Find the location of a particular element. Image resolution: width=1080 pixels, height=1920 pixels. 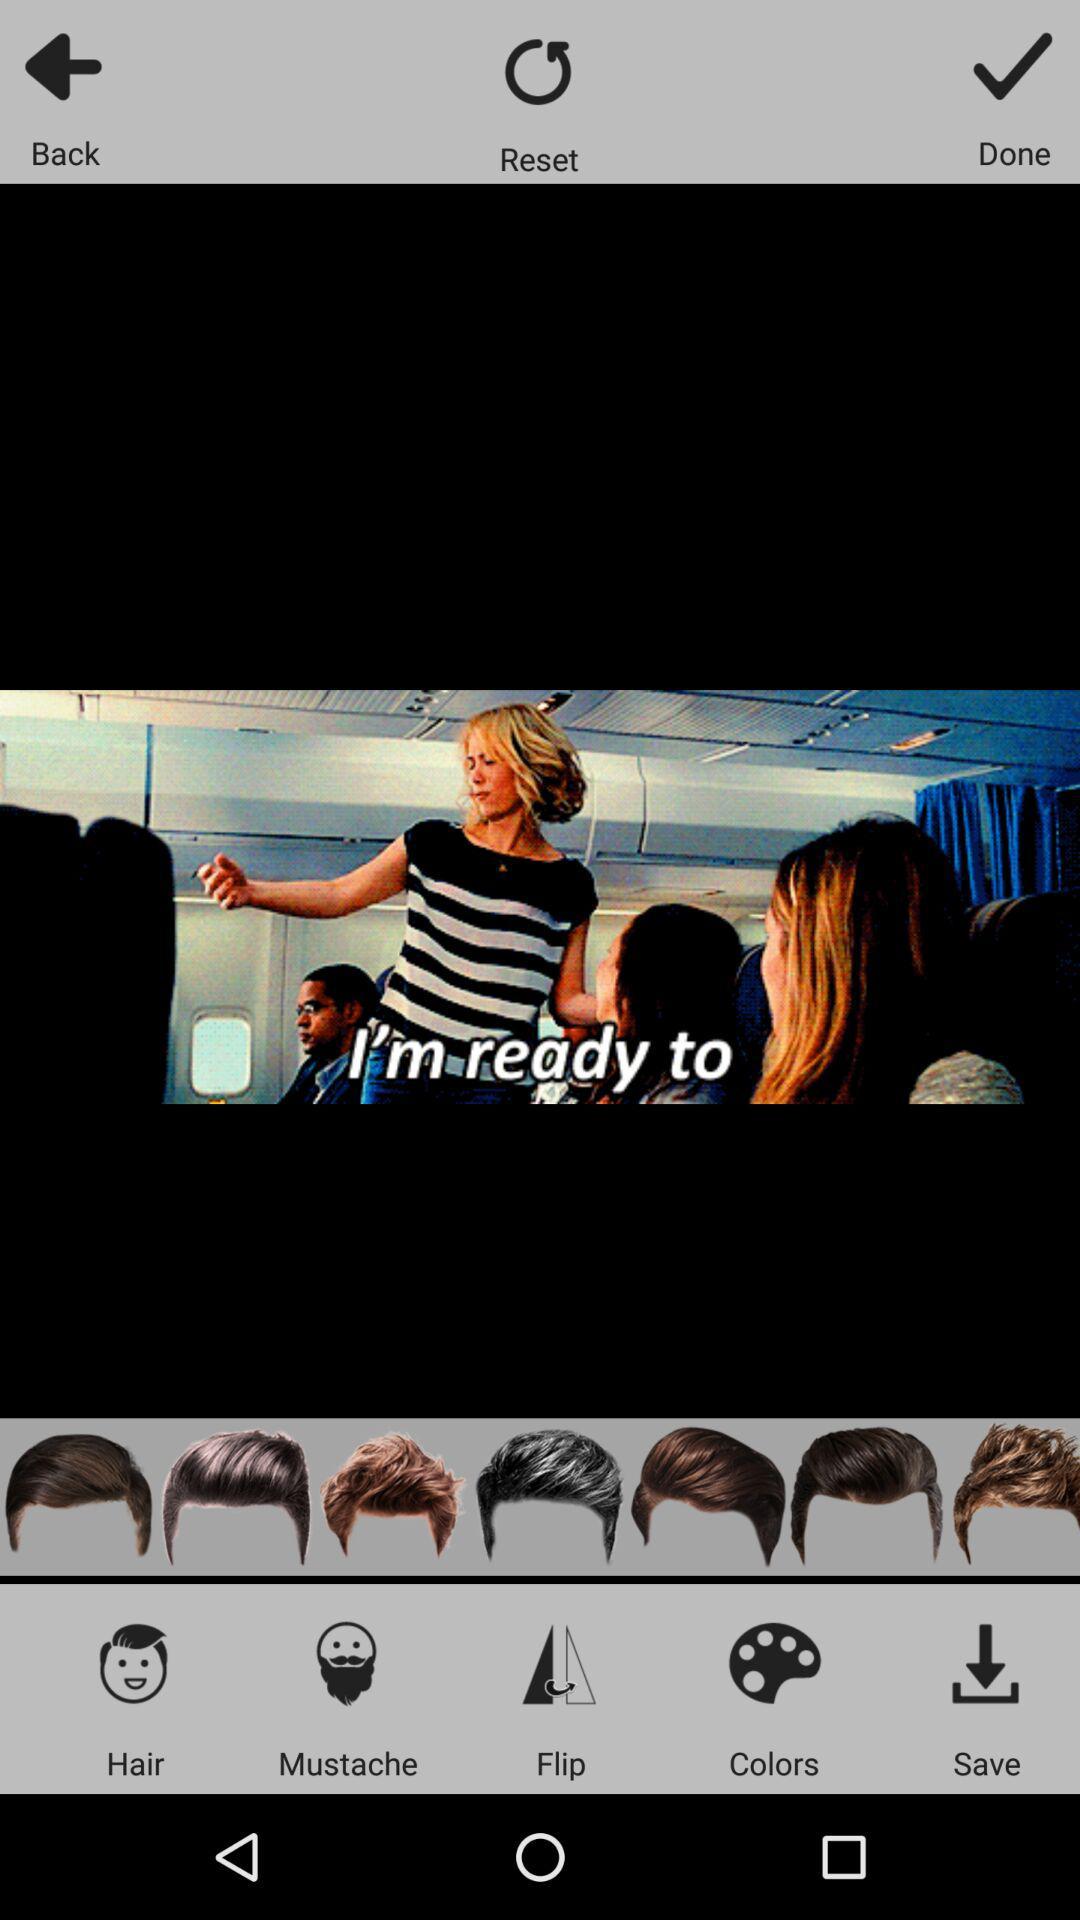

the  last image above save icon is located at coordinates (1012, 1497).